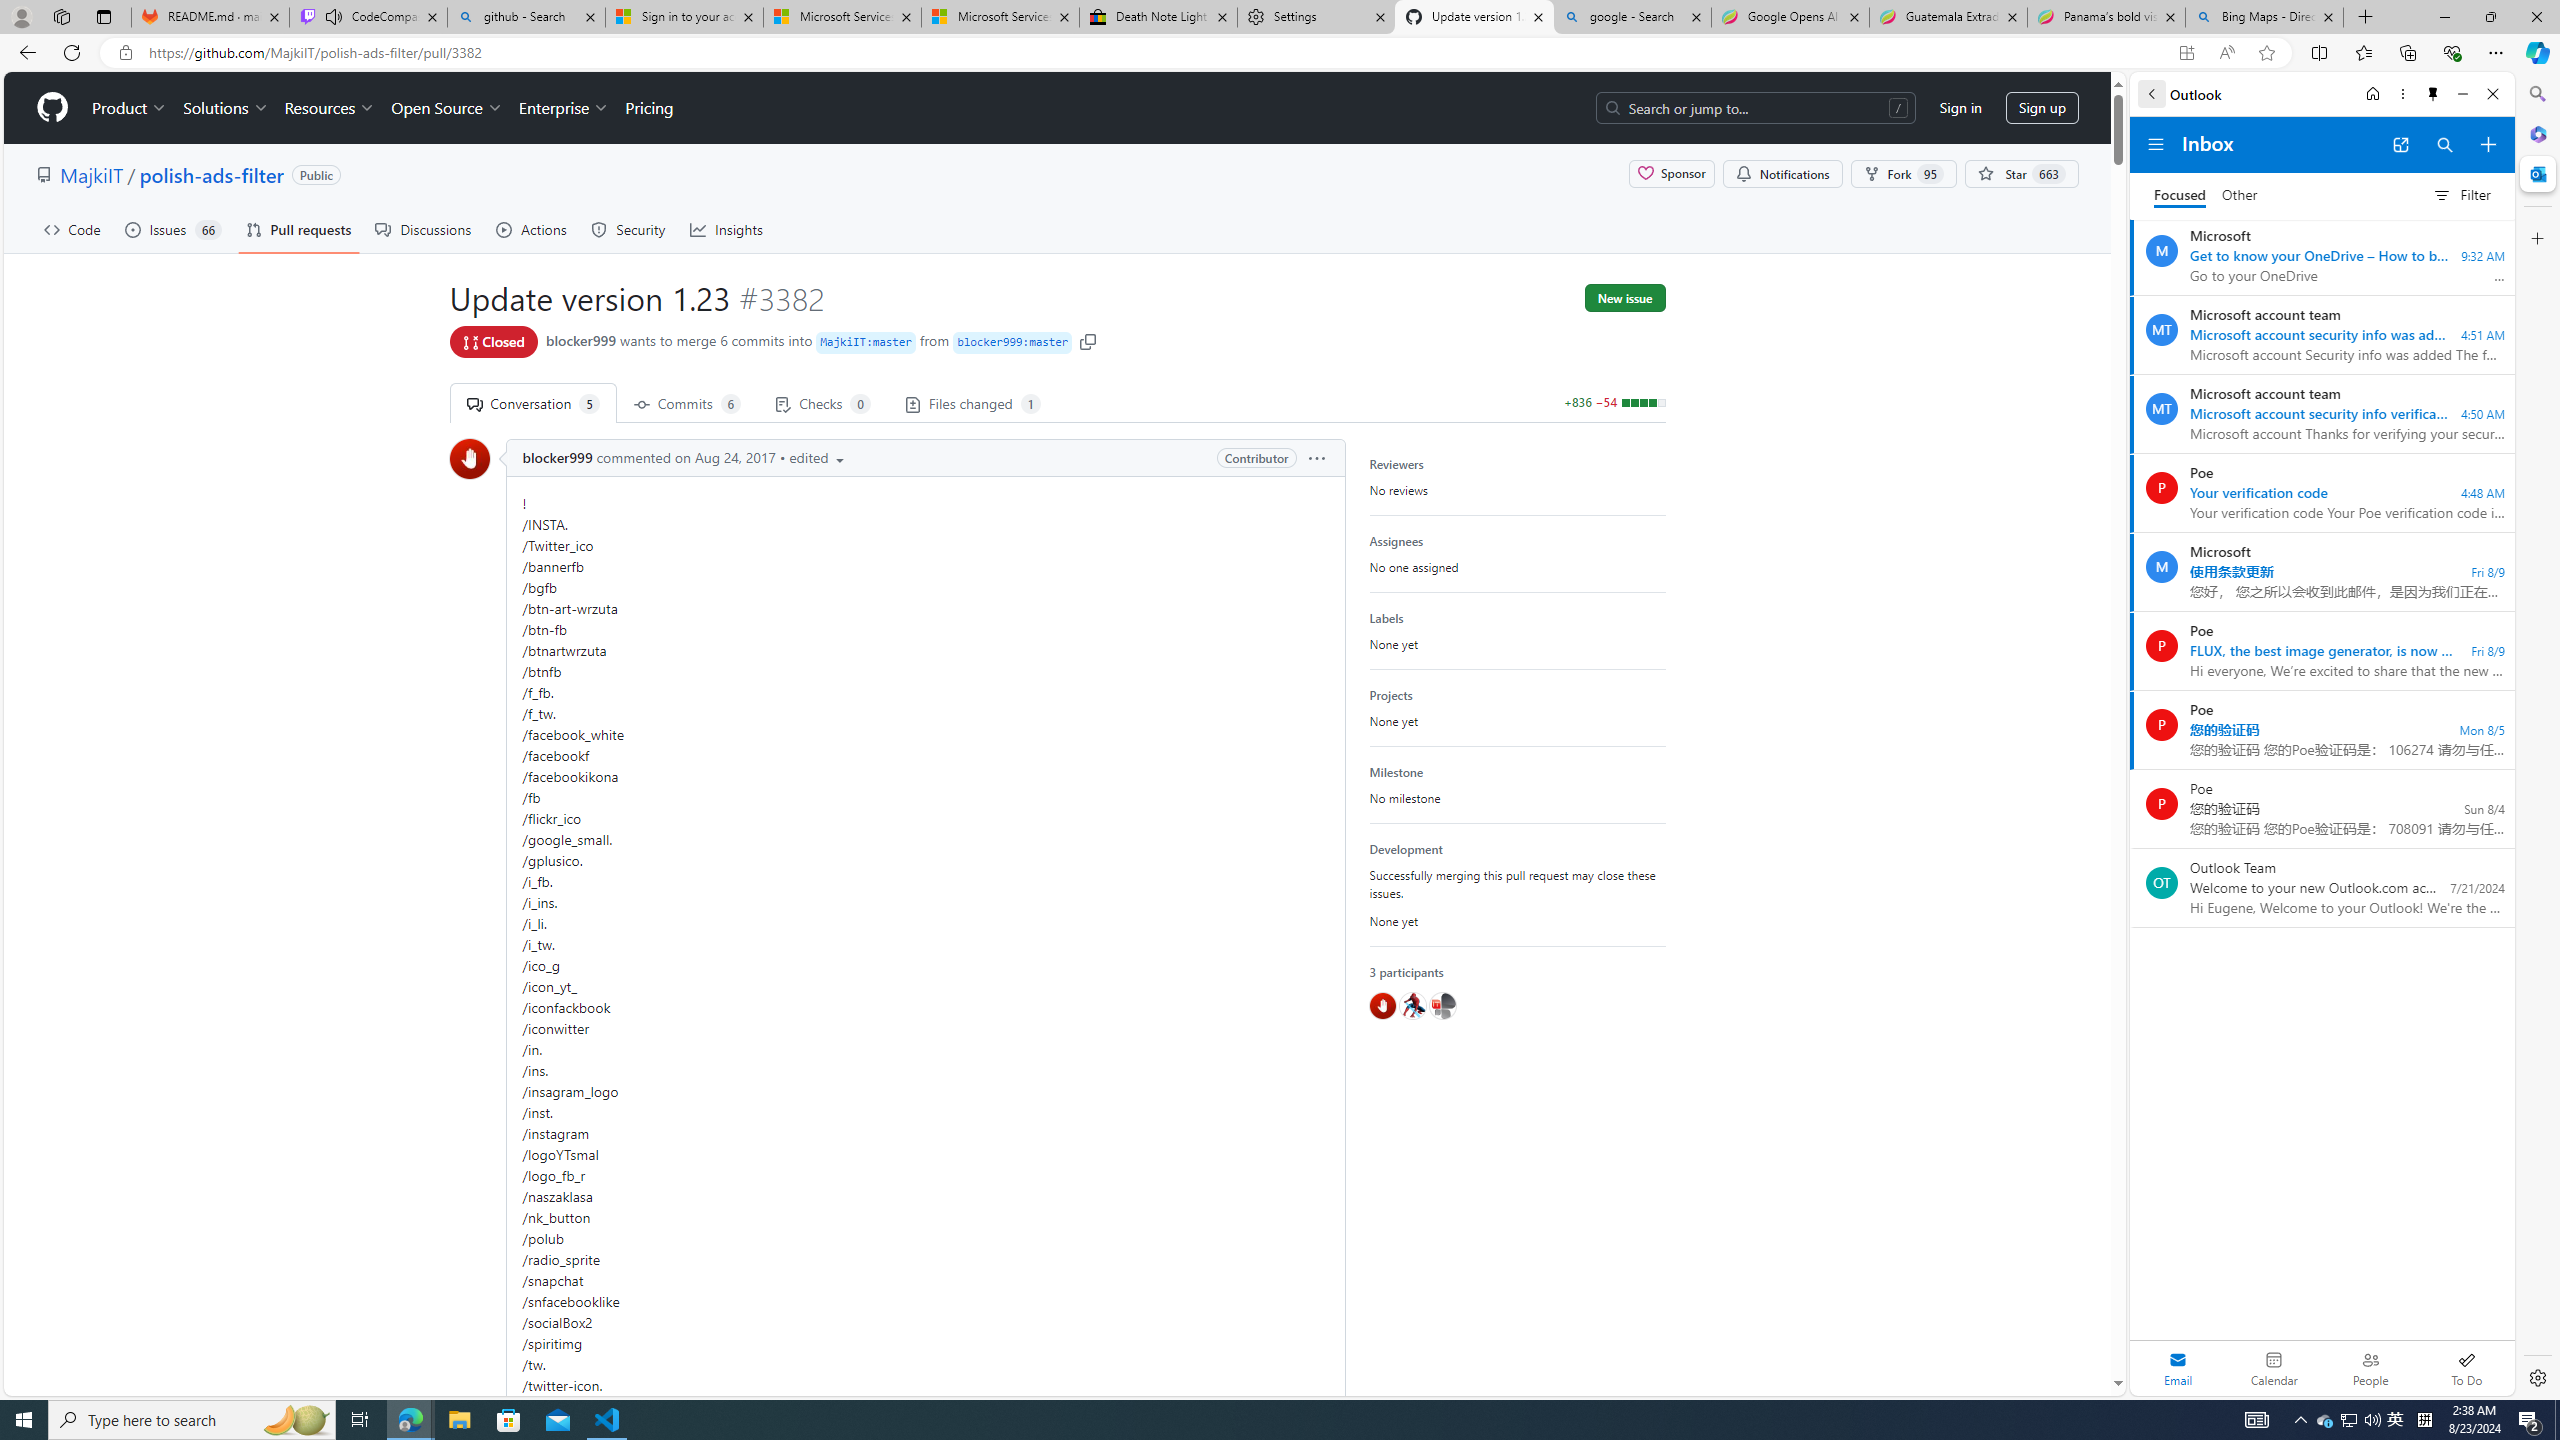 The height and width of the screenshot is (1440, 2560). What do you see at coordinates (211, 173) in the screenshot?
I see `'polish-ads-filter'` at bounding box center [211, 173].